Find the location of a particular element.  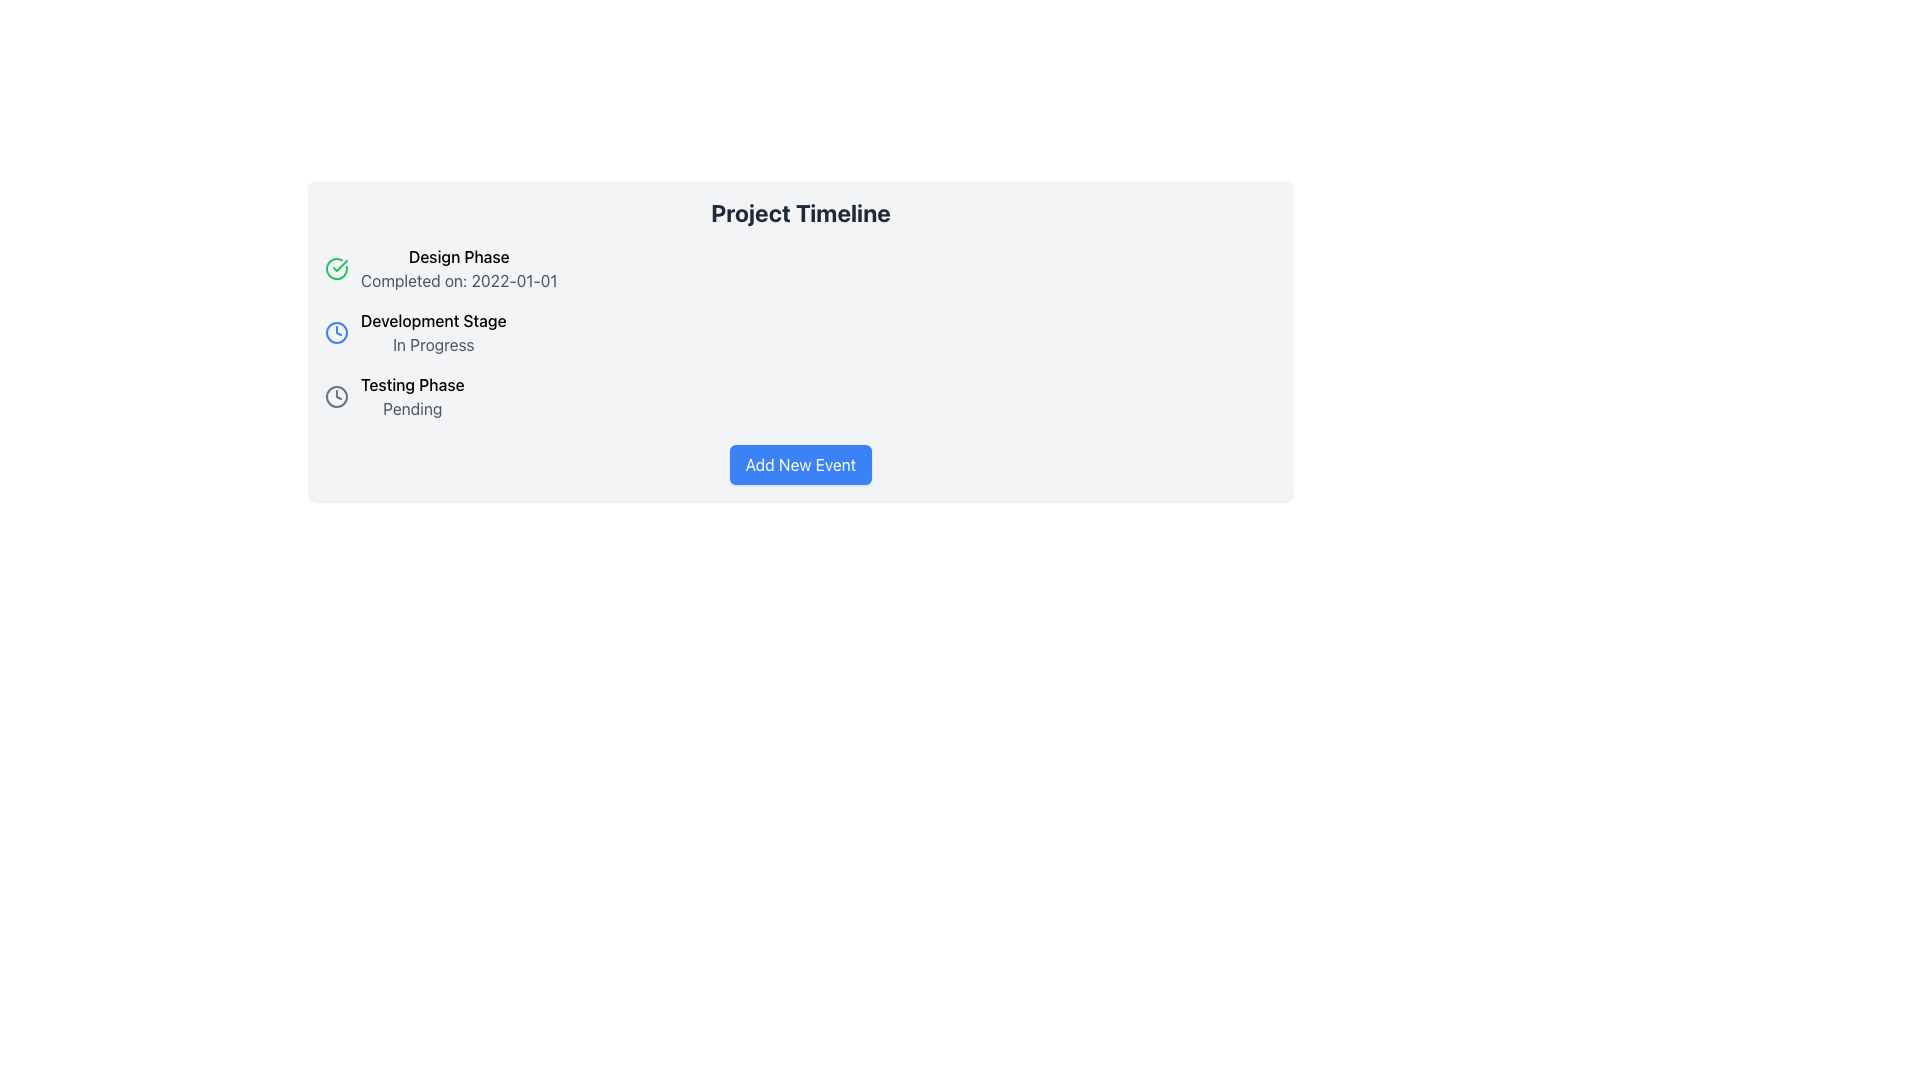

the text label that reads 'Completed on: 2022-01-01', which is located directly below 'Design Phase' in the top-left section of the timeline interface is located at coordinates (458, 281).